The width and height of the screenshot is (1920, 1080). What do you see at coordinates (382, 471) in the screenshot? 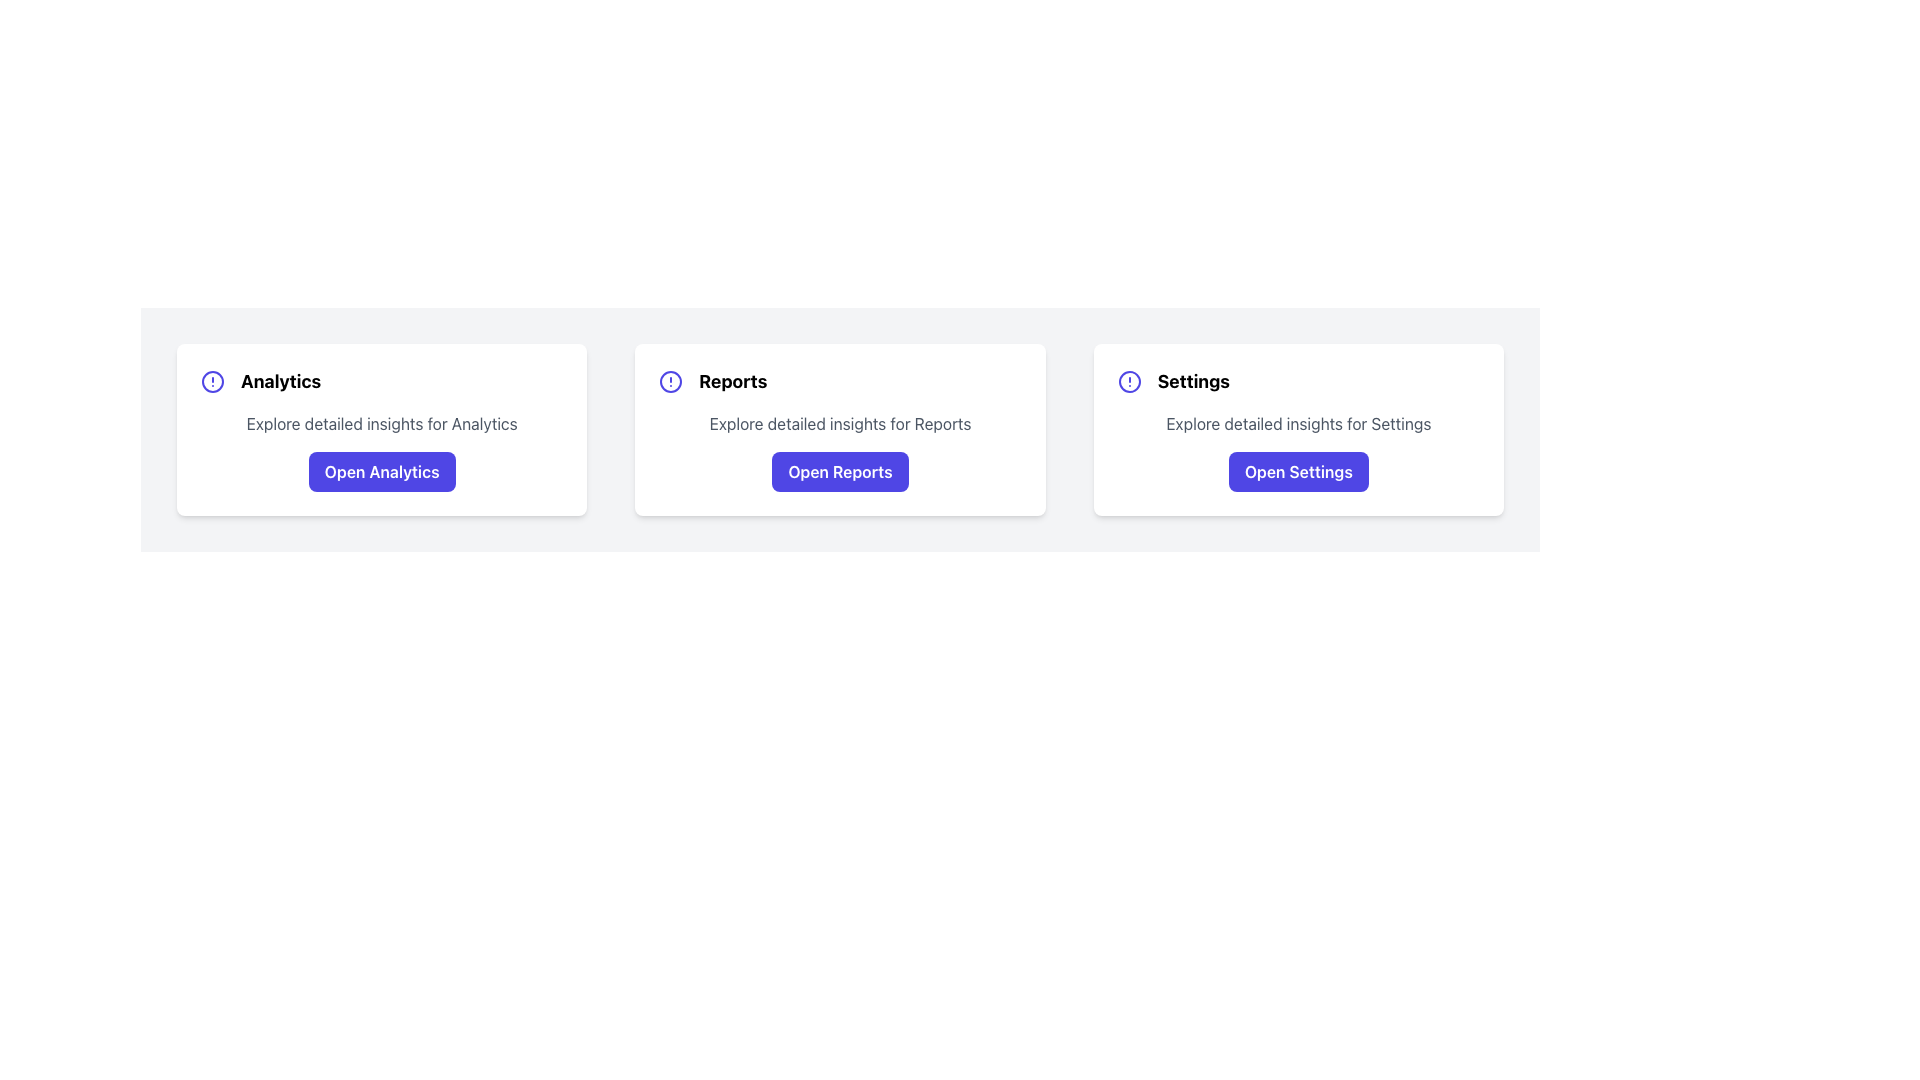
I see `the rectangular button with a purple background and white text reading 'Open Analytics'` at bounding box center [382, 471].